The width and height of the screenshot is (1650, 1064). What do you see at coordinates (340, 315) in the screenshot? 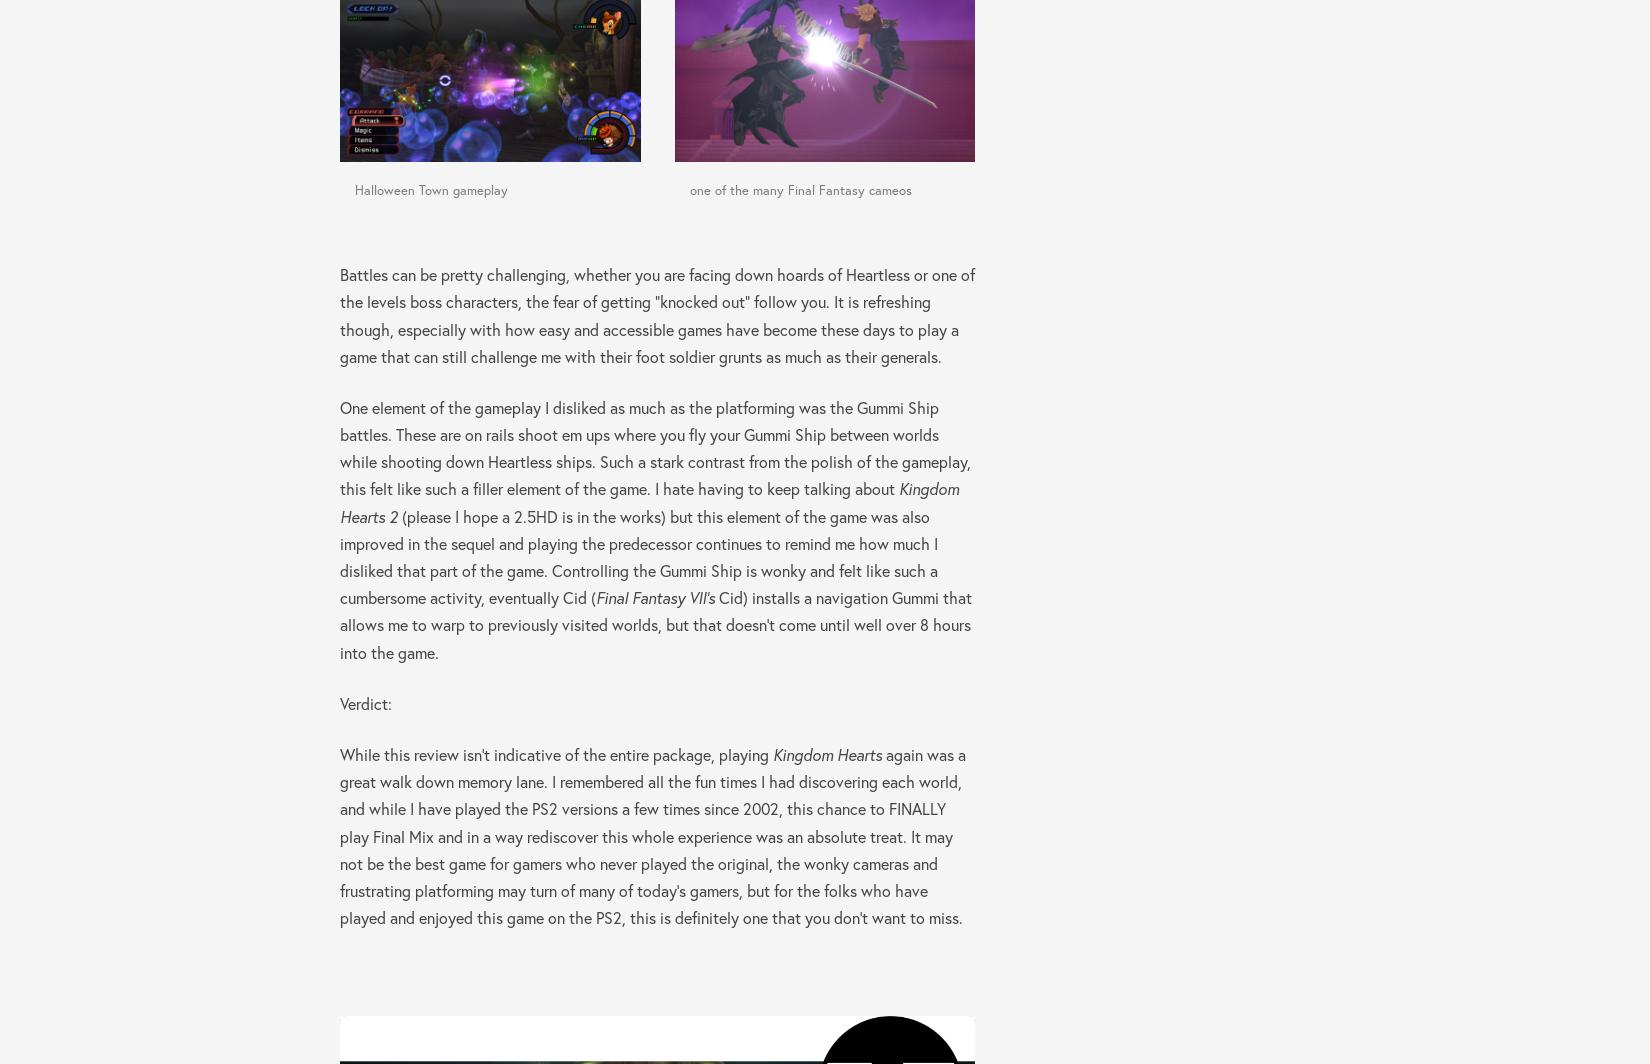
I see `'Battles can be pretty challenging,
whether you are facing down hoards of Heartless or one of the levels boss
characters, the fear of getting “knocked out” follow you. It is refreshing
though, especially with how easy and accessible games have become these days to
play a game that can still challenge me with their foot soldier grunts as much
as their generals.'` at bounding box center [340, 315].